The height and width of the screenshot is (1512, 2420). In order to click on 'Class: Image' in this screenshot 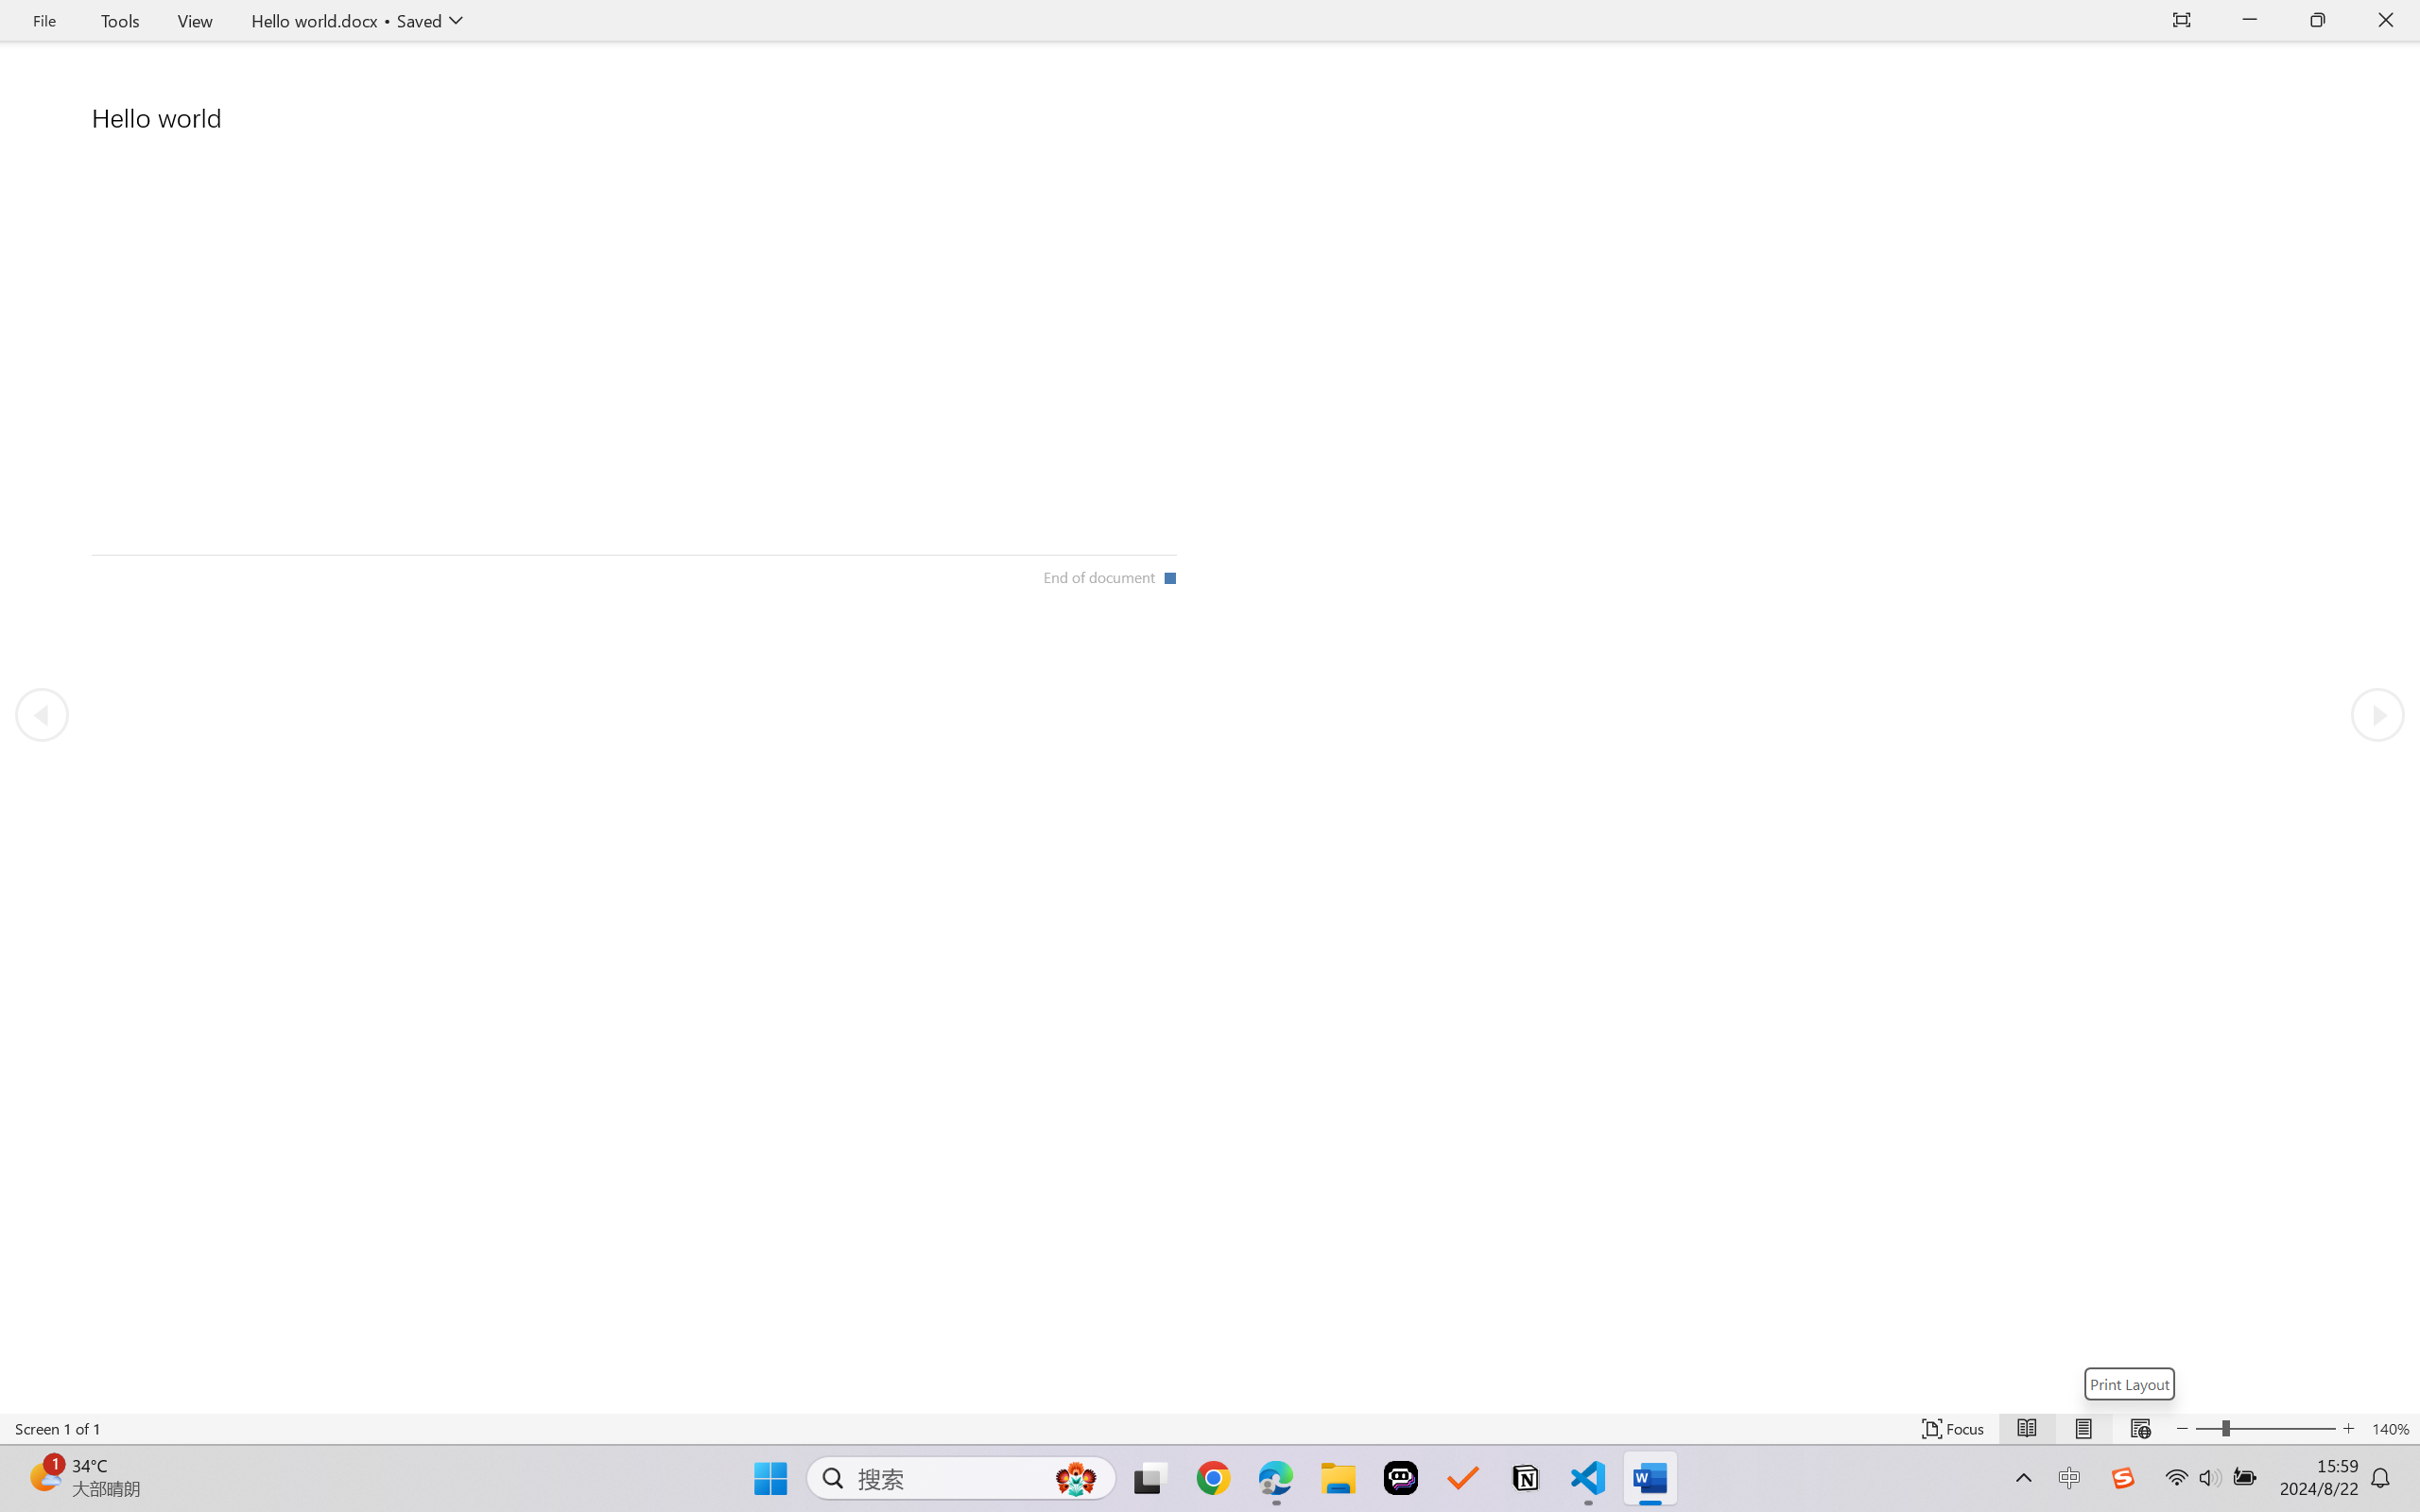, I will do `click(2122, 1478)`.